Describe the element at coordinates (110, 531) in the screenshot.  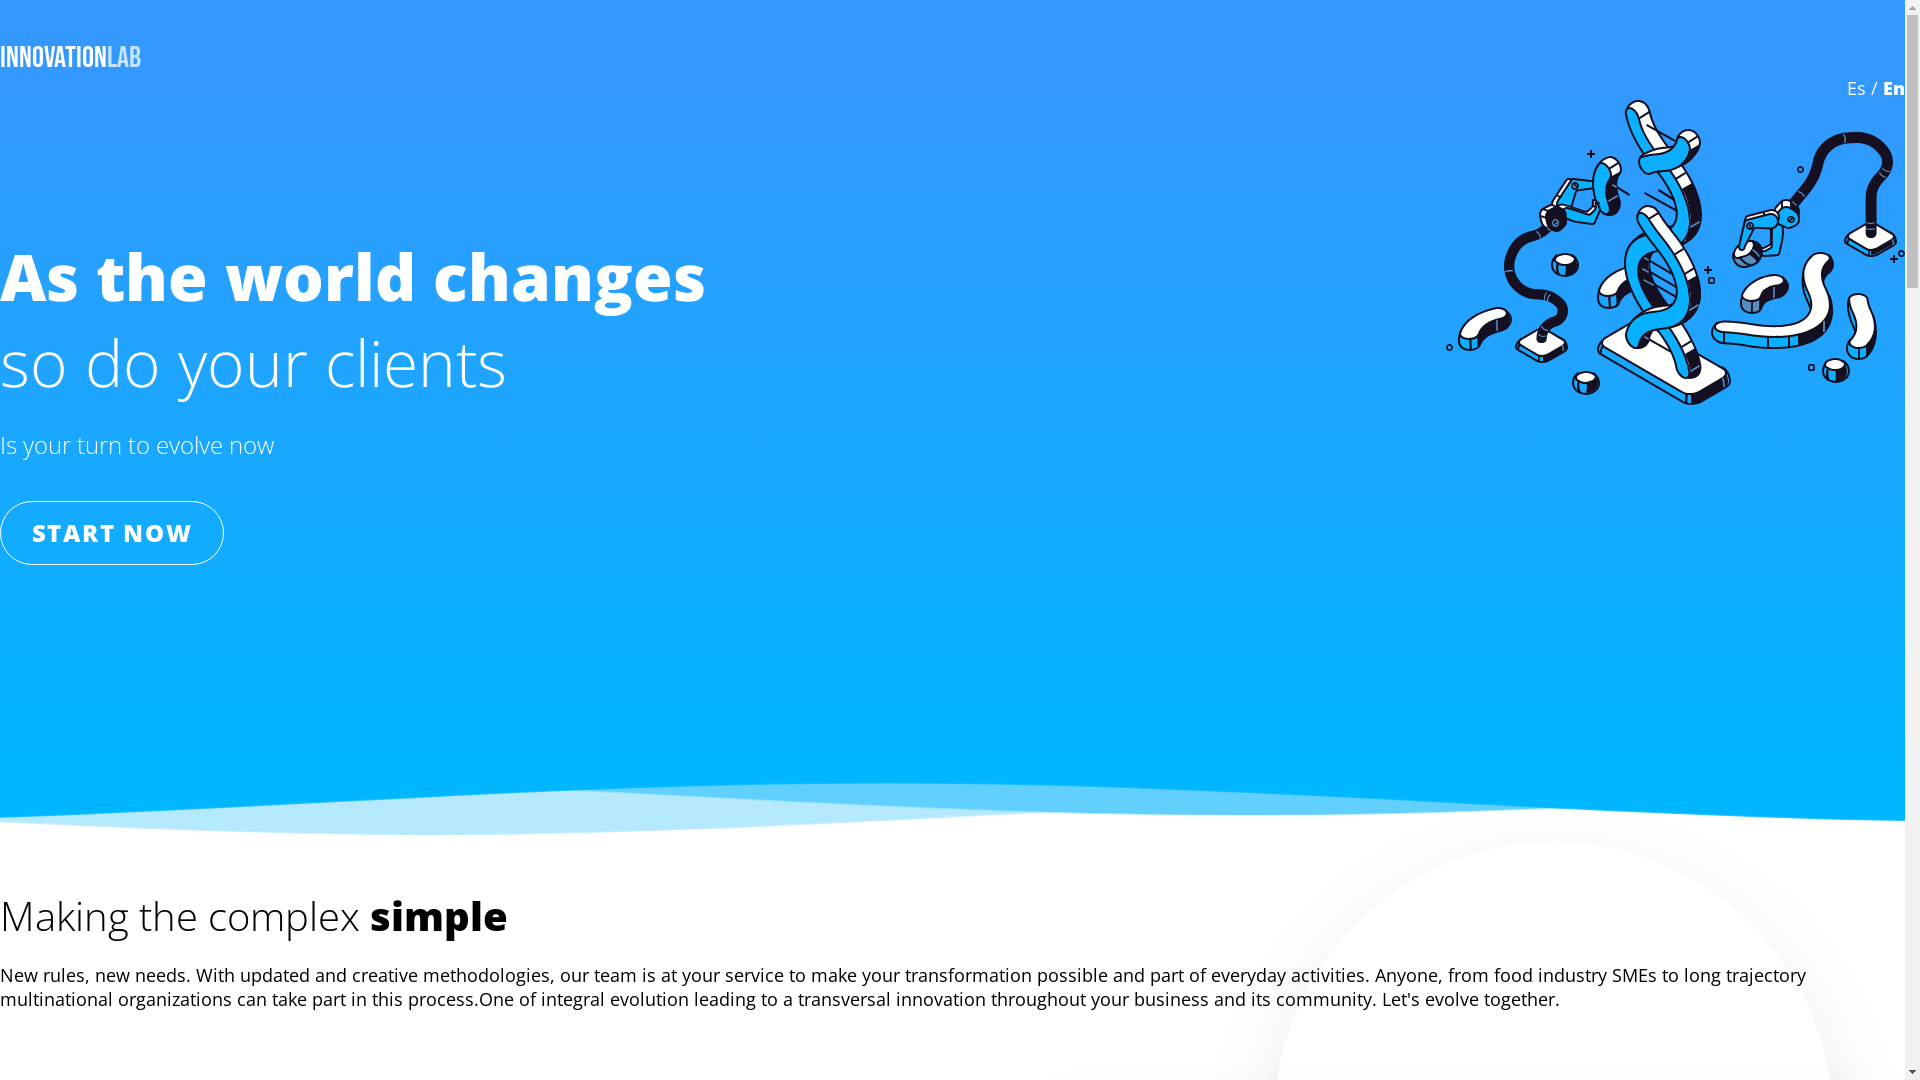
I see `'START NOW'` at that location.